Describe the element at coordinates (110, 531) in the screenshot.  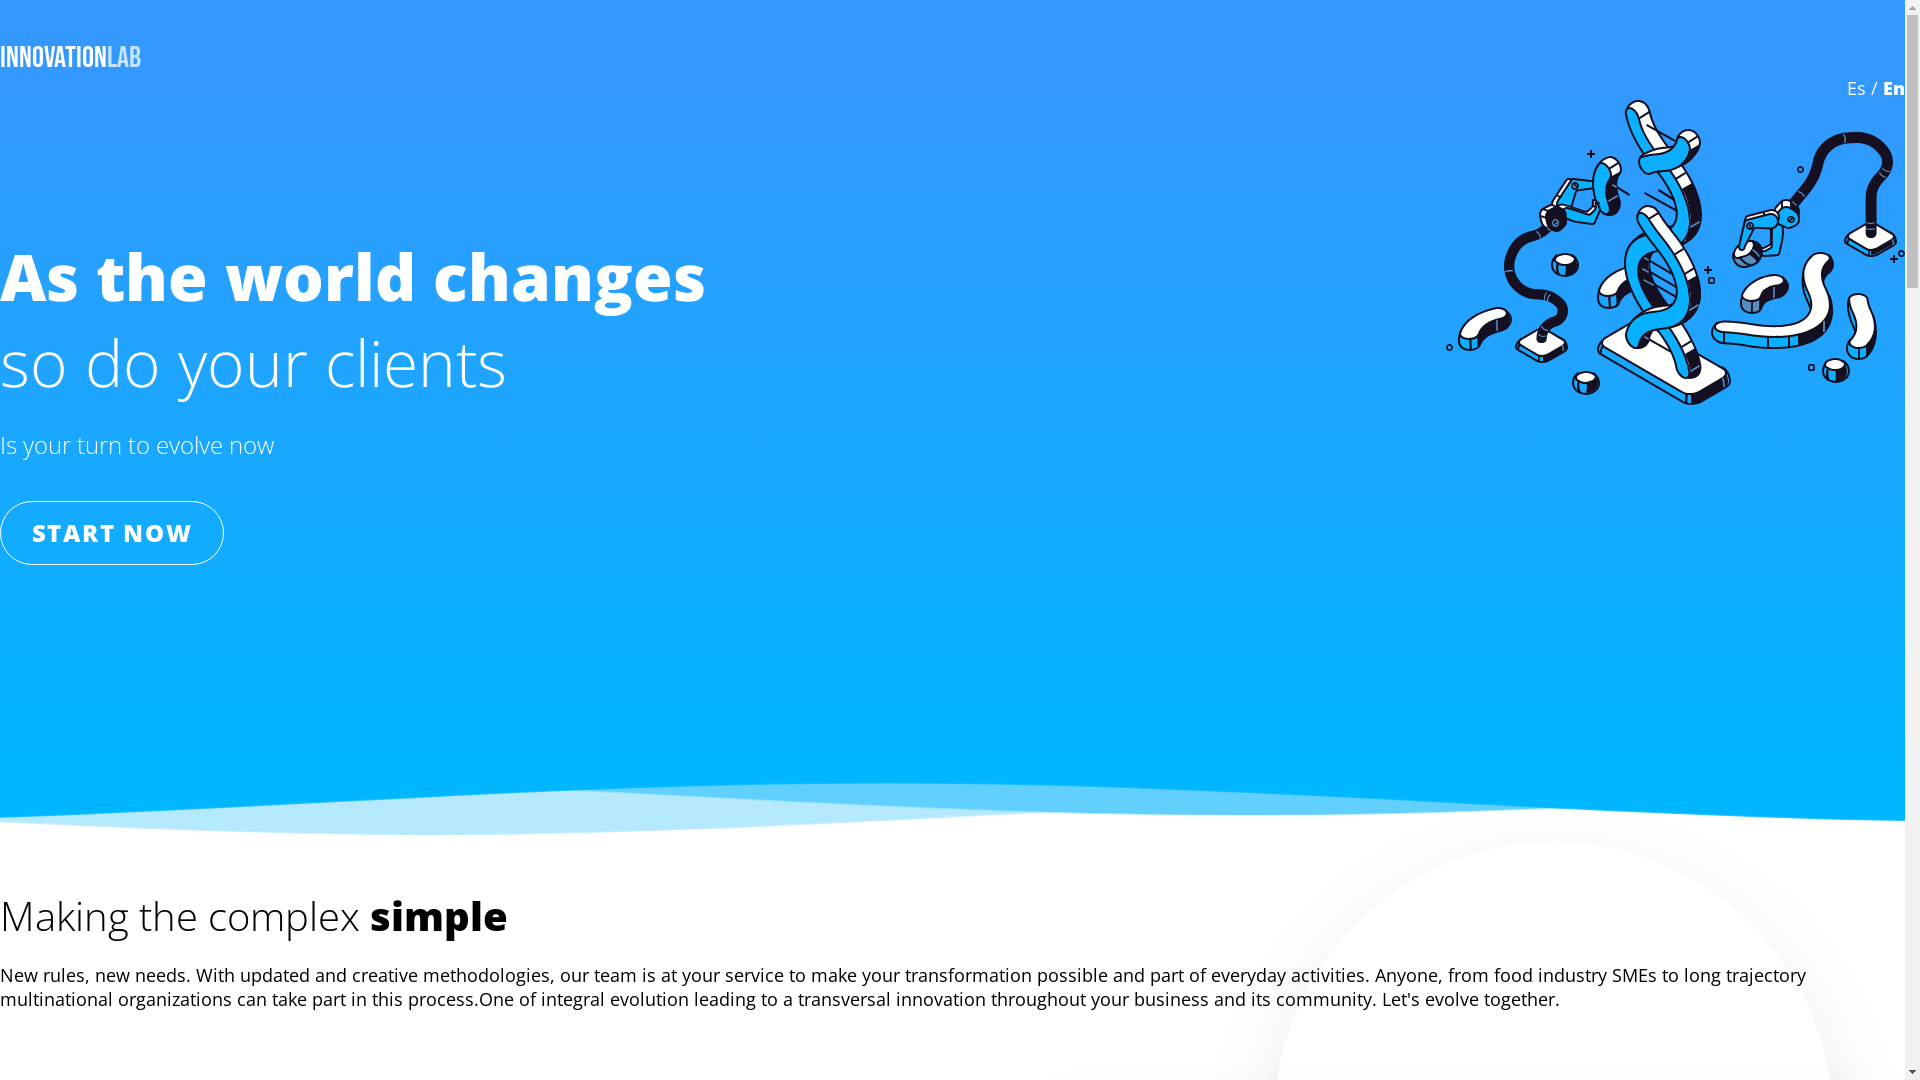
I see `'START NOW'` at that location.